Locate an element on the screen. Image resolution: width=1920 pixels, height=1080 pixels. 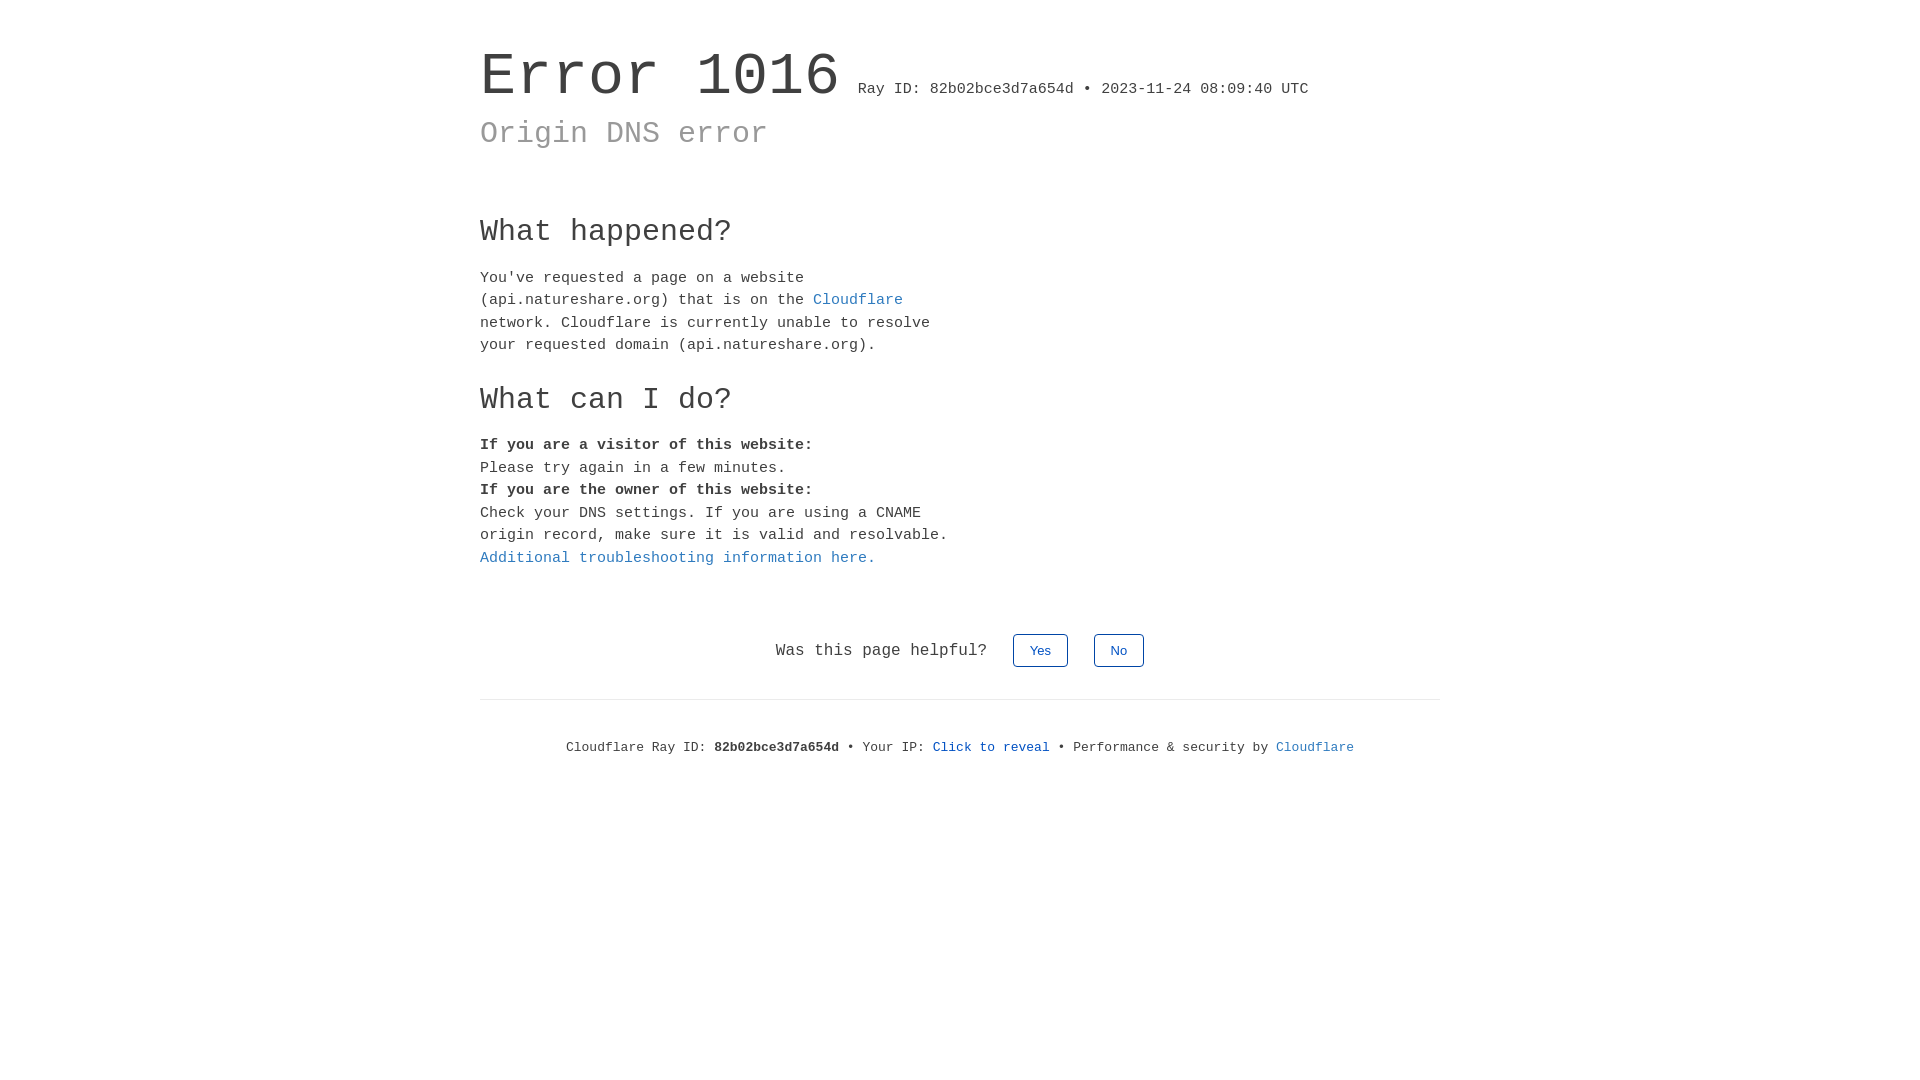
'Click to reveal' is located at coordinates (991, 747).